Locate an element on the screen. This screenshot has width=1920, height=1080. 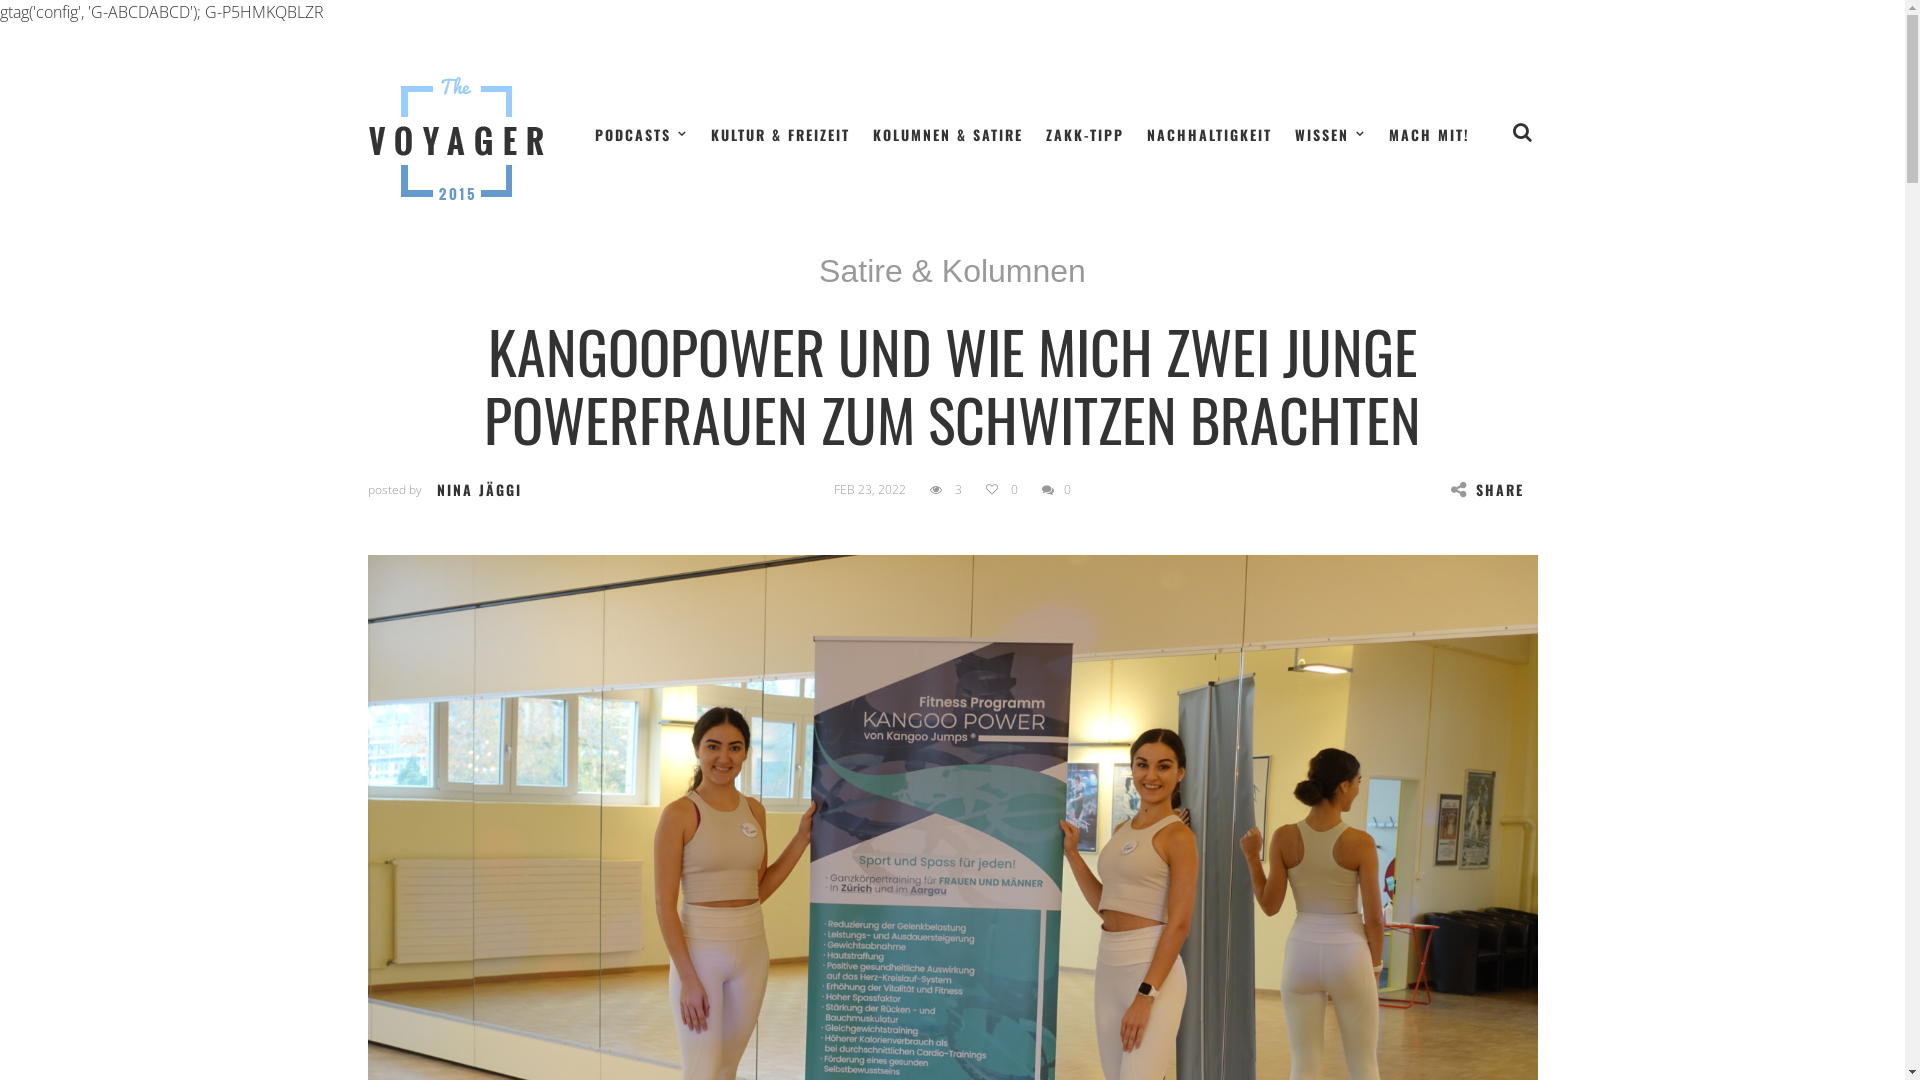
'KOLUMNEN & SATIRE' is located at coordinates (945, 135).